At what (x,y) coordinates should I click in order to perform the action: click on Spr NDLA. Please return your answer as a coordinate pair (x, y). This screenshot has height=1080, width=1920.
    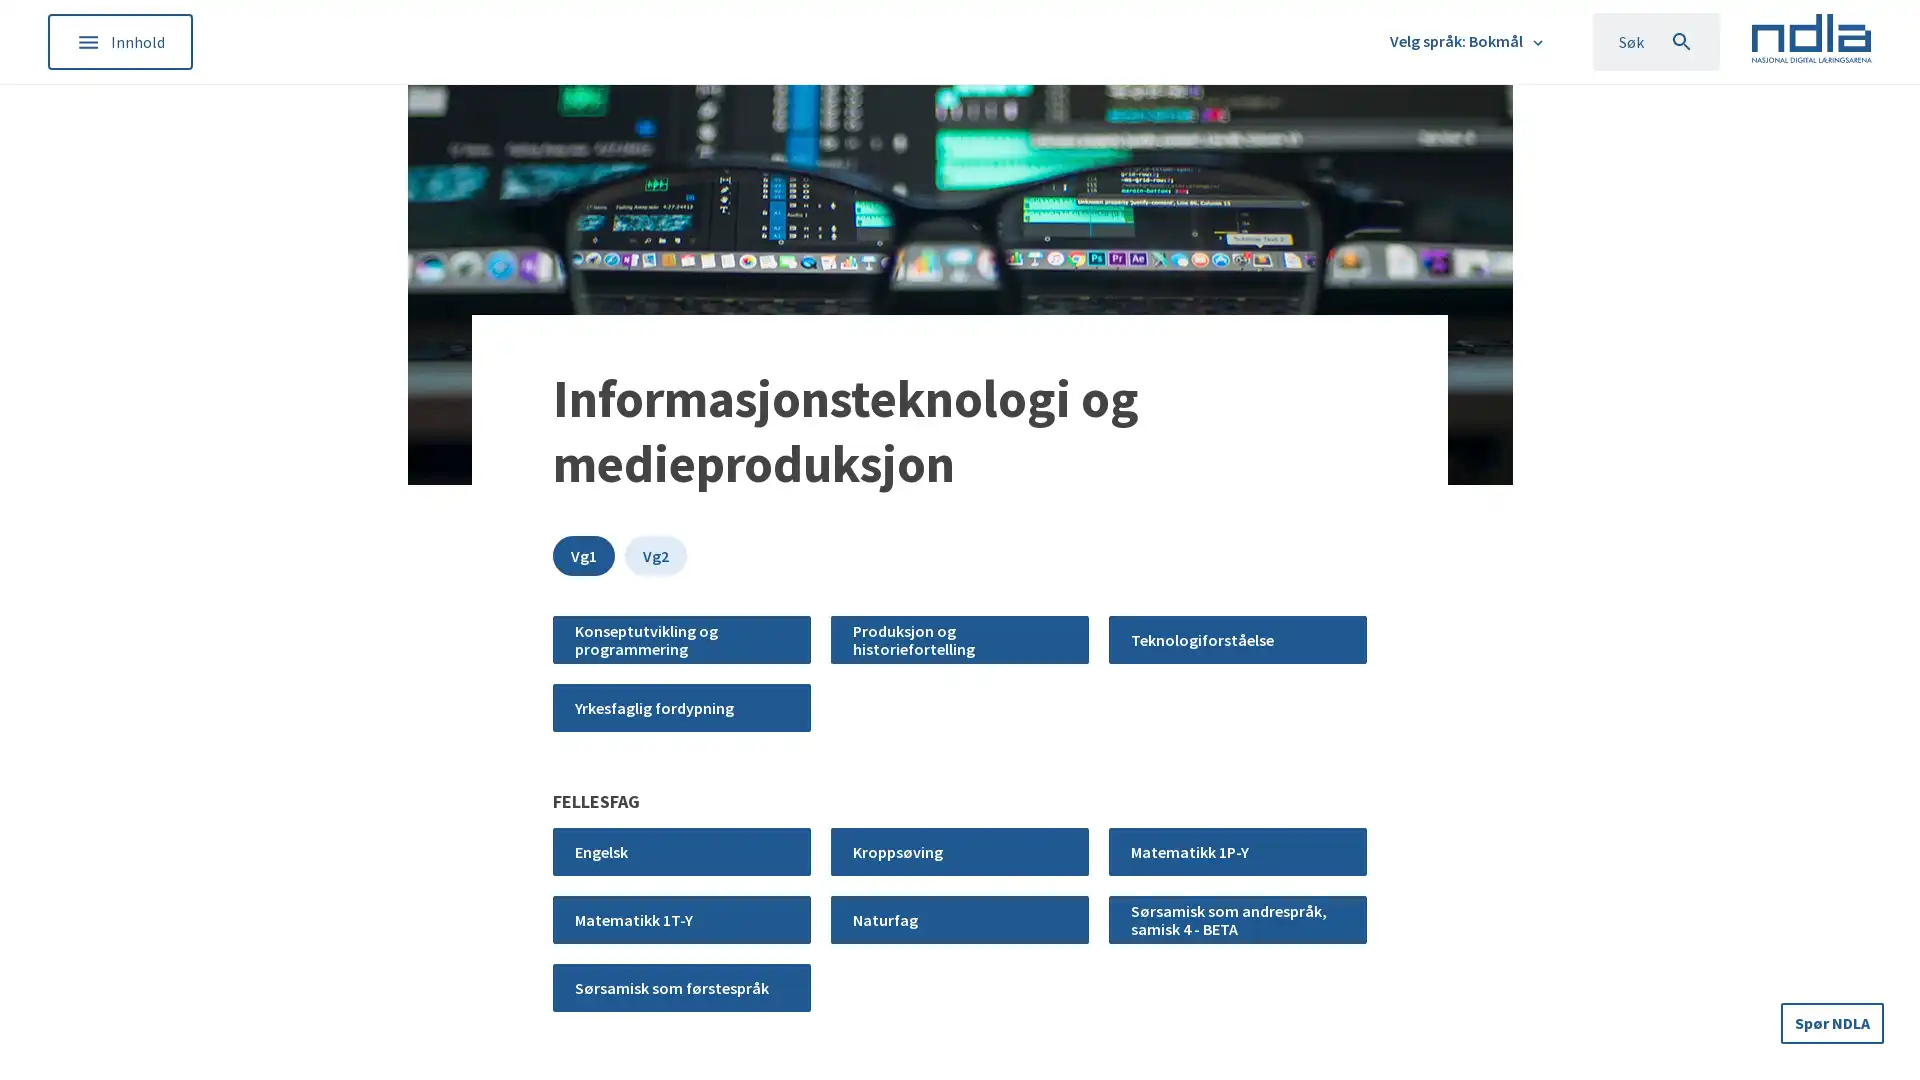
    Looking at the image, I should click on (1833, 1021).